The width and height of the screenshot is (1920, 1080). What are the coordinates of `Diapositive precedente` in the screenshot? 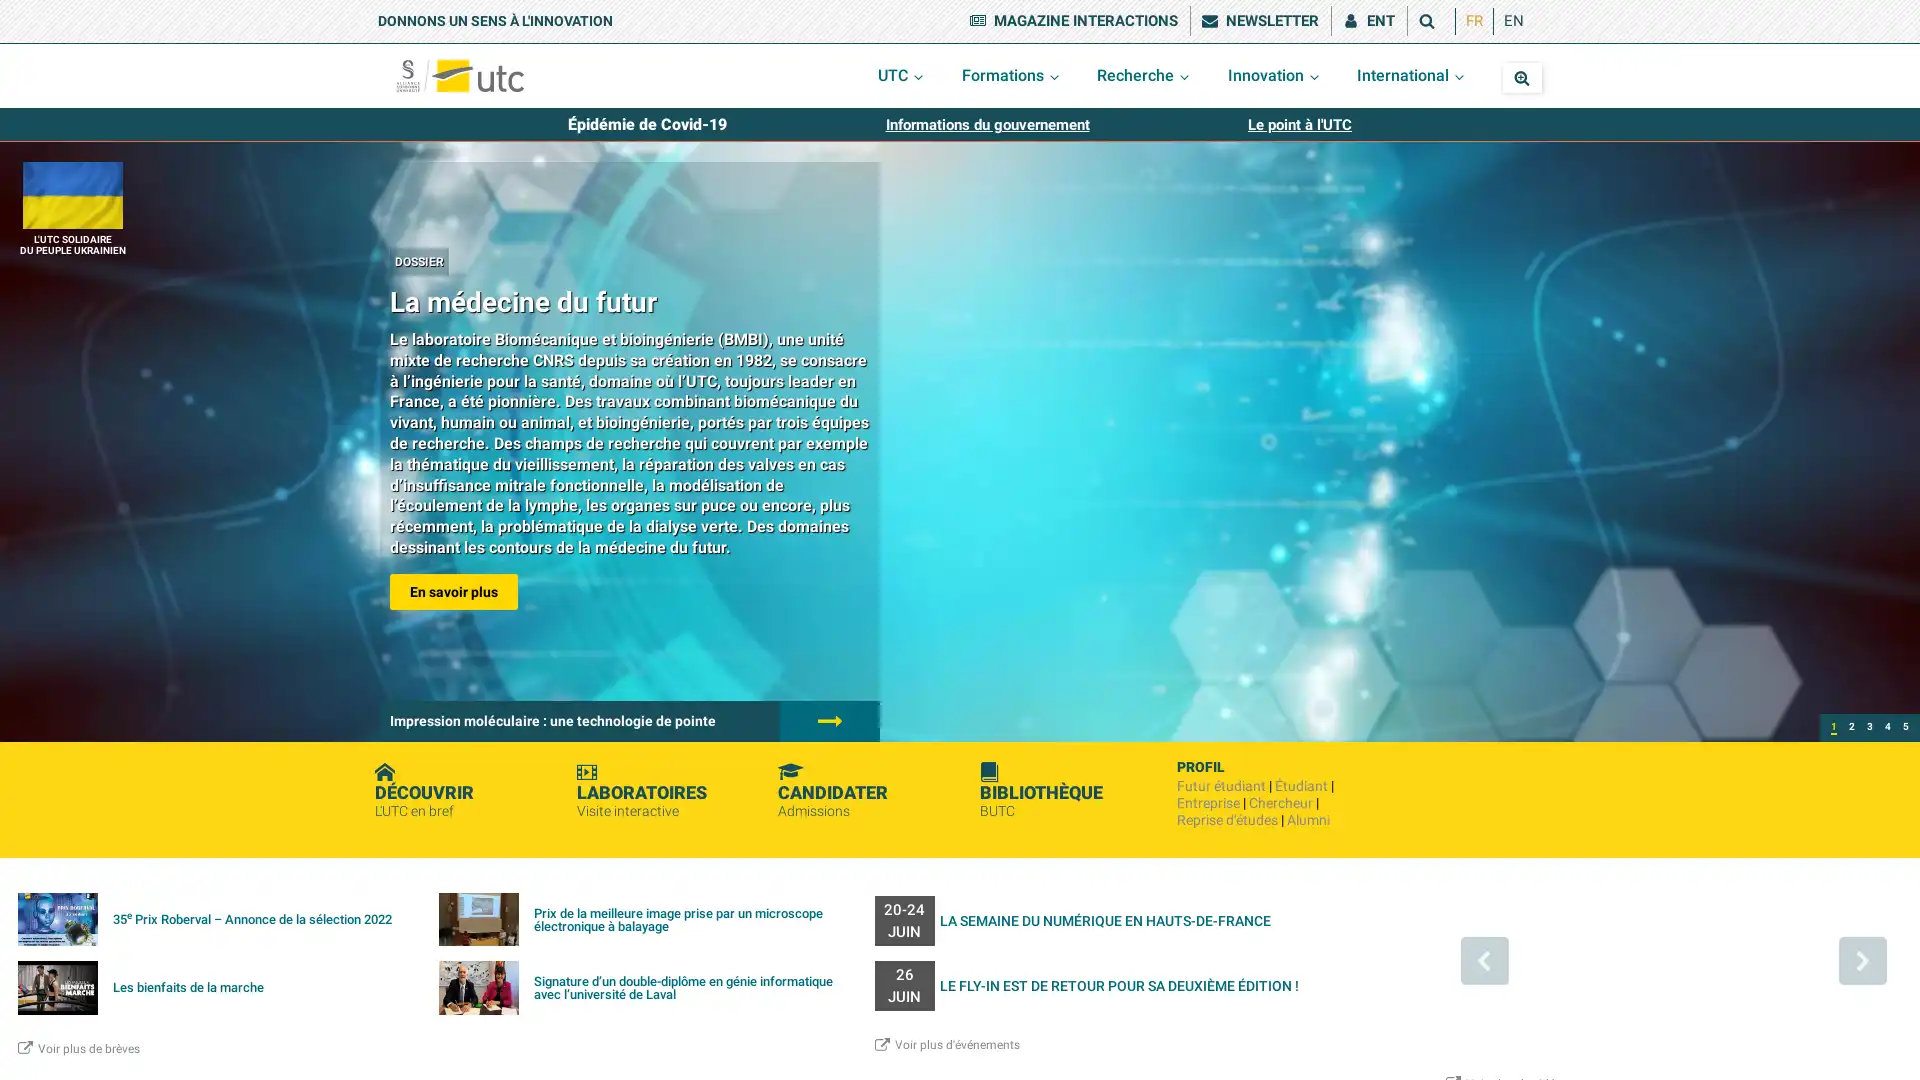 It's located at (1483, 959).